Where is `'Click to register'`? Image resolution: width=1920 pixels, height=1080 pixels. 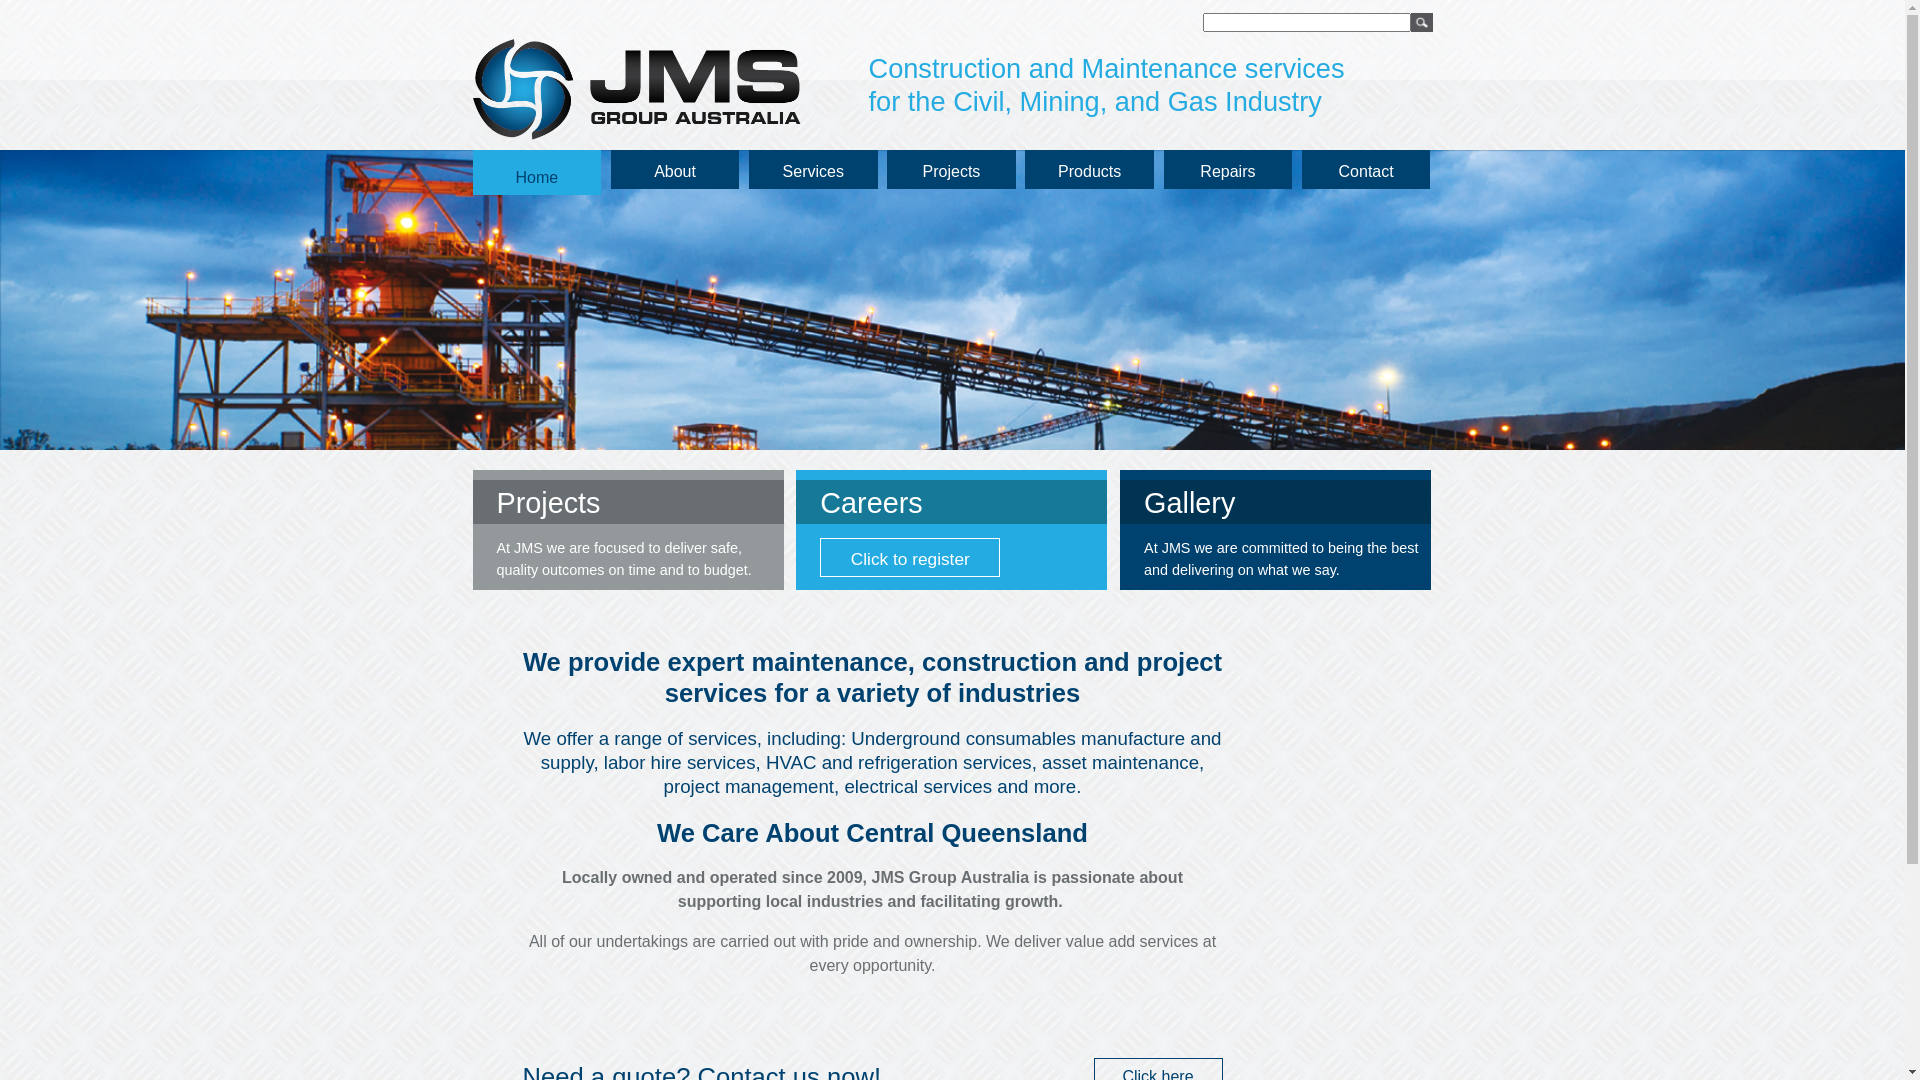 'Click to register' is located at coordinates (909, 557).